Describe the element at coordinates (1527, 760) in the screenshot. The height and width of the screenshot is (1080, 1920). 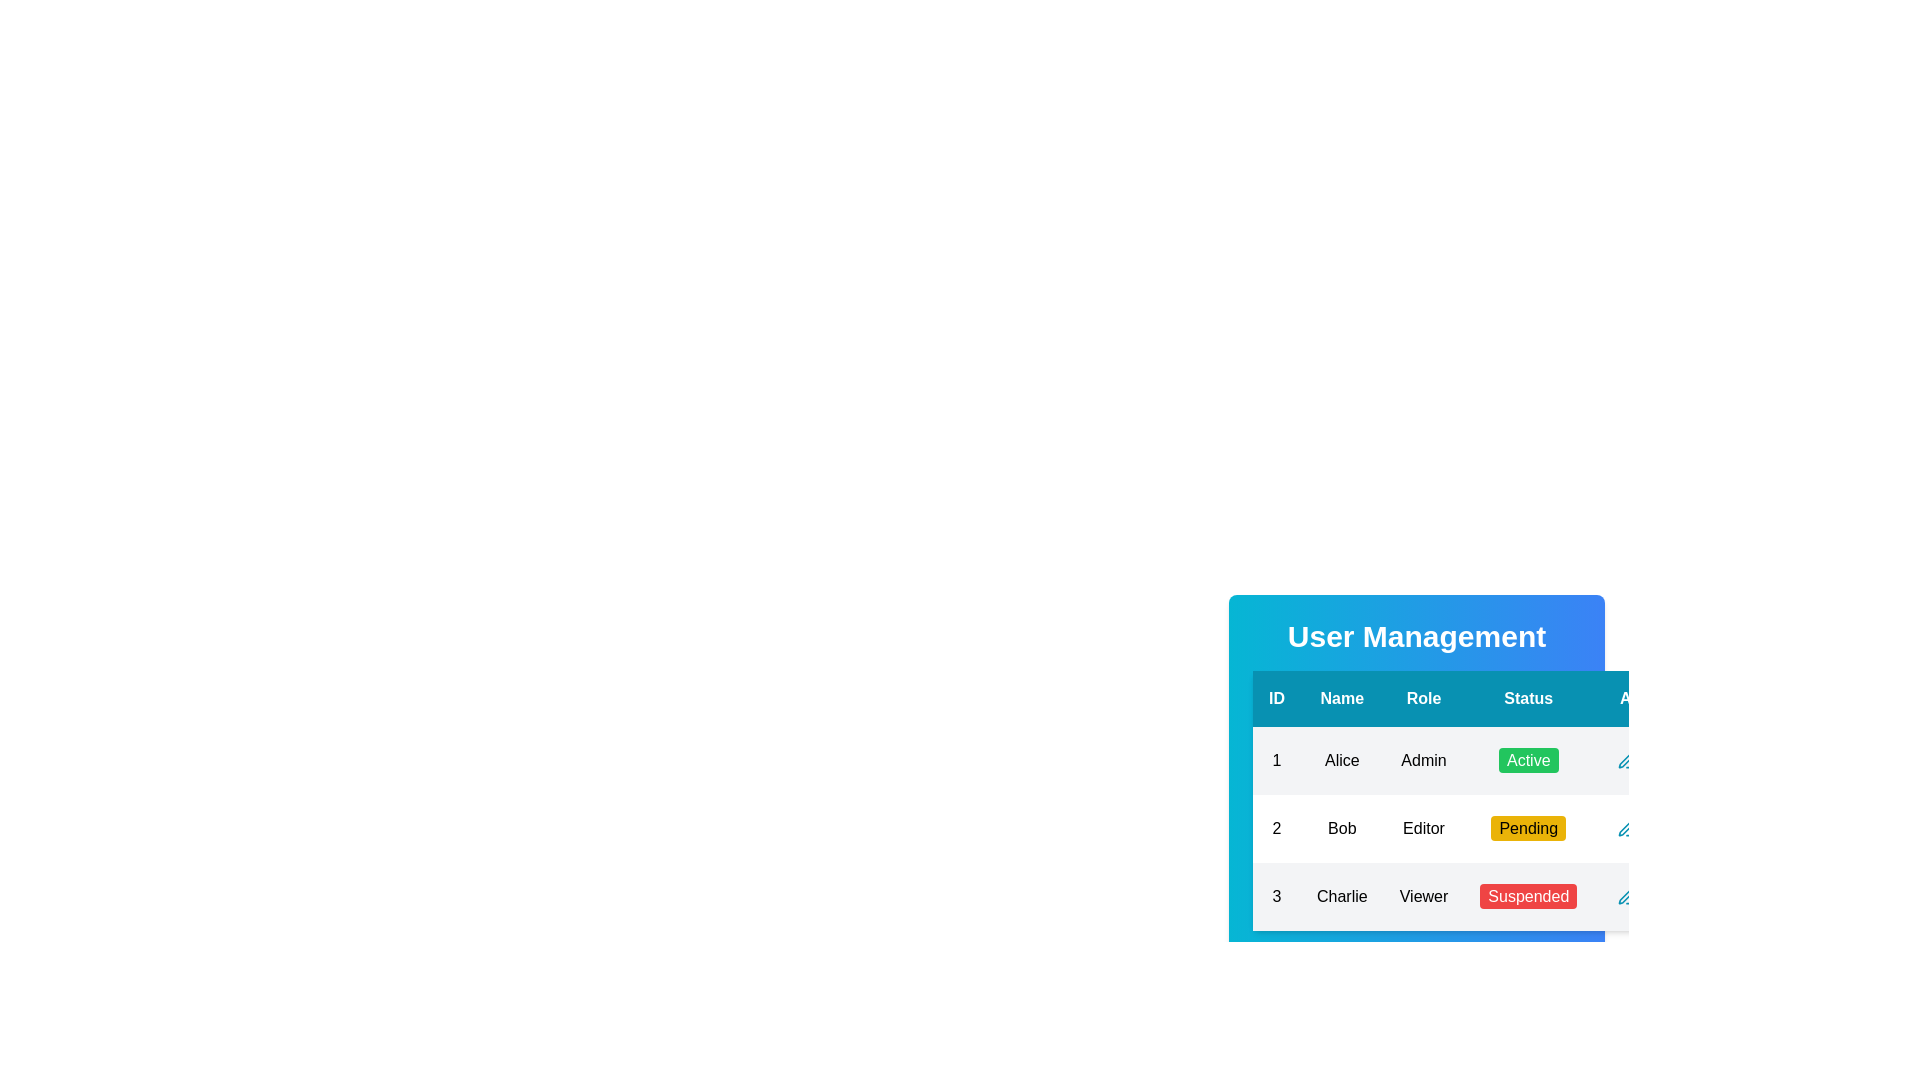
I see `the 'Active' status label for 'Alice' in the Status column of the table` at that location.